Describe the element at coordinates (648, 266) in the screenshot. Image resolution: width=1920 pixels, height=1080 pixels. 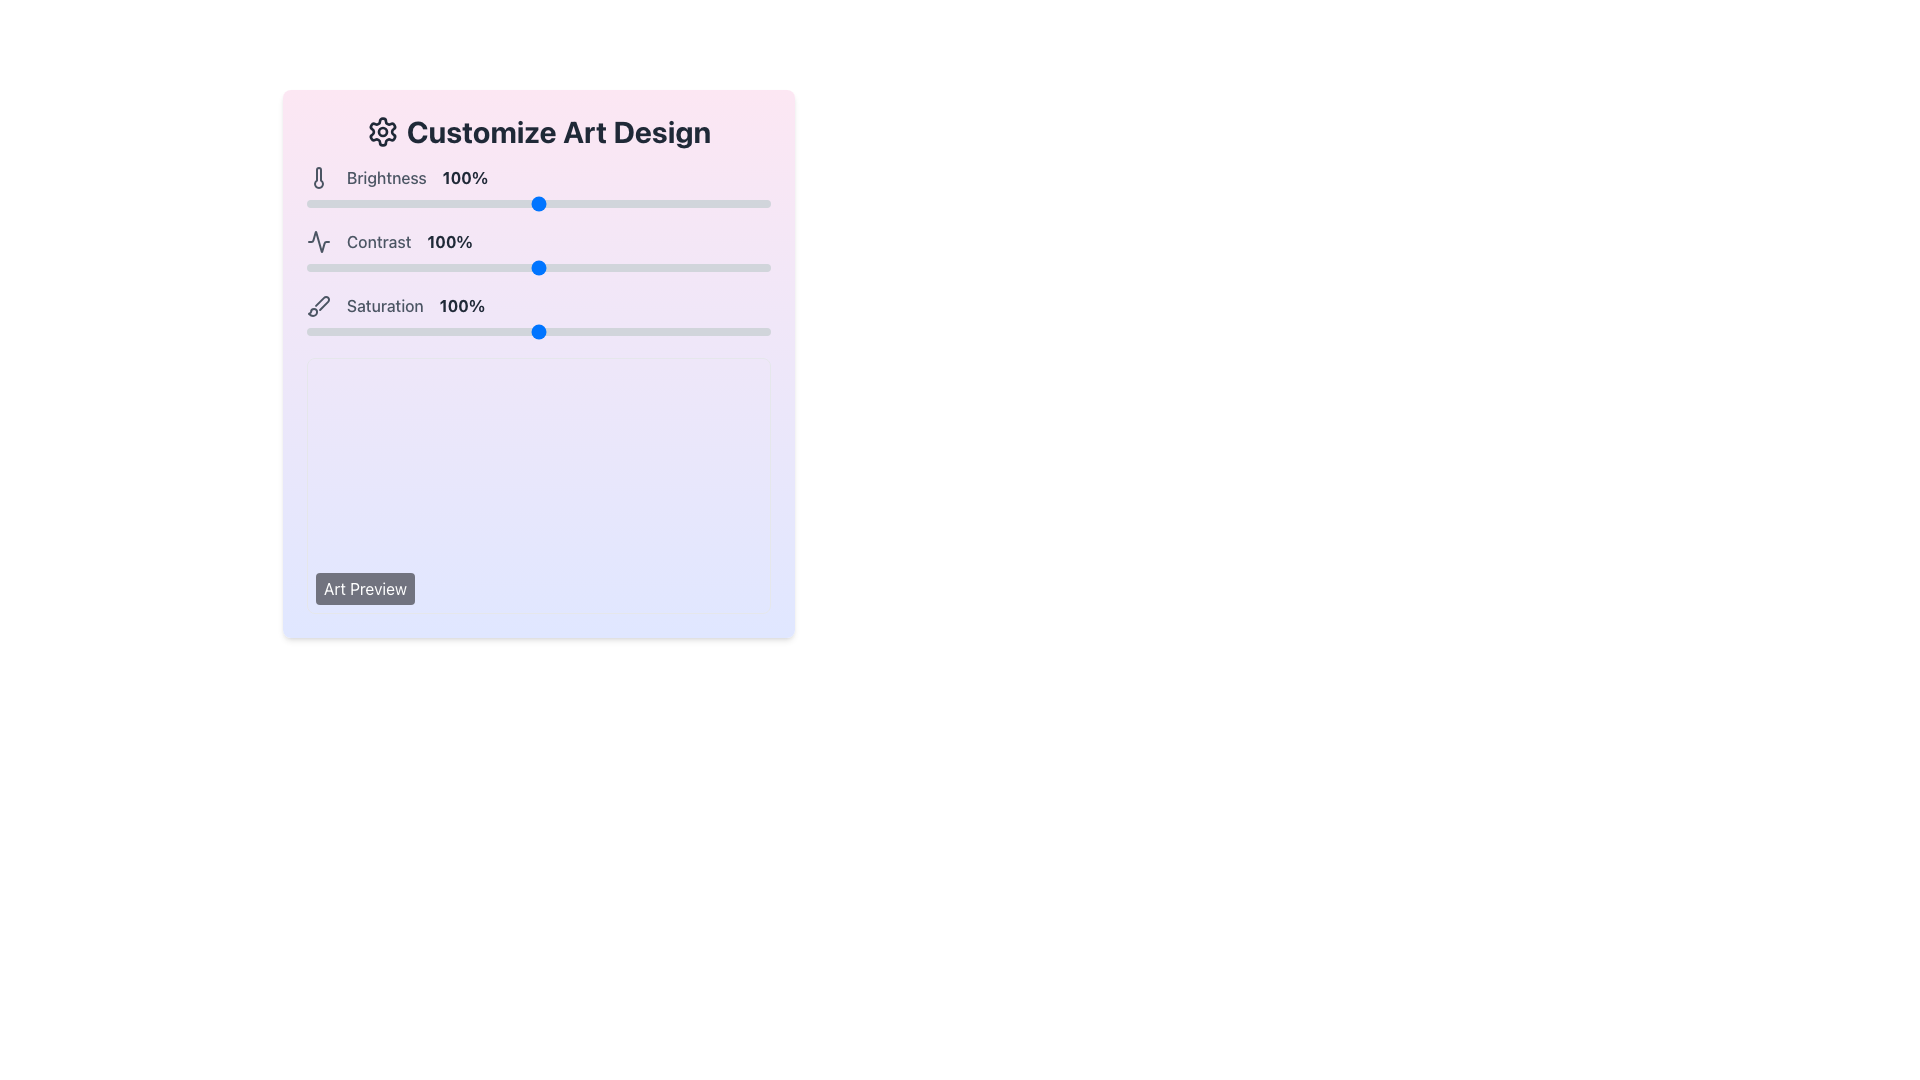
I see `contrast` at that location.